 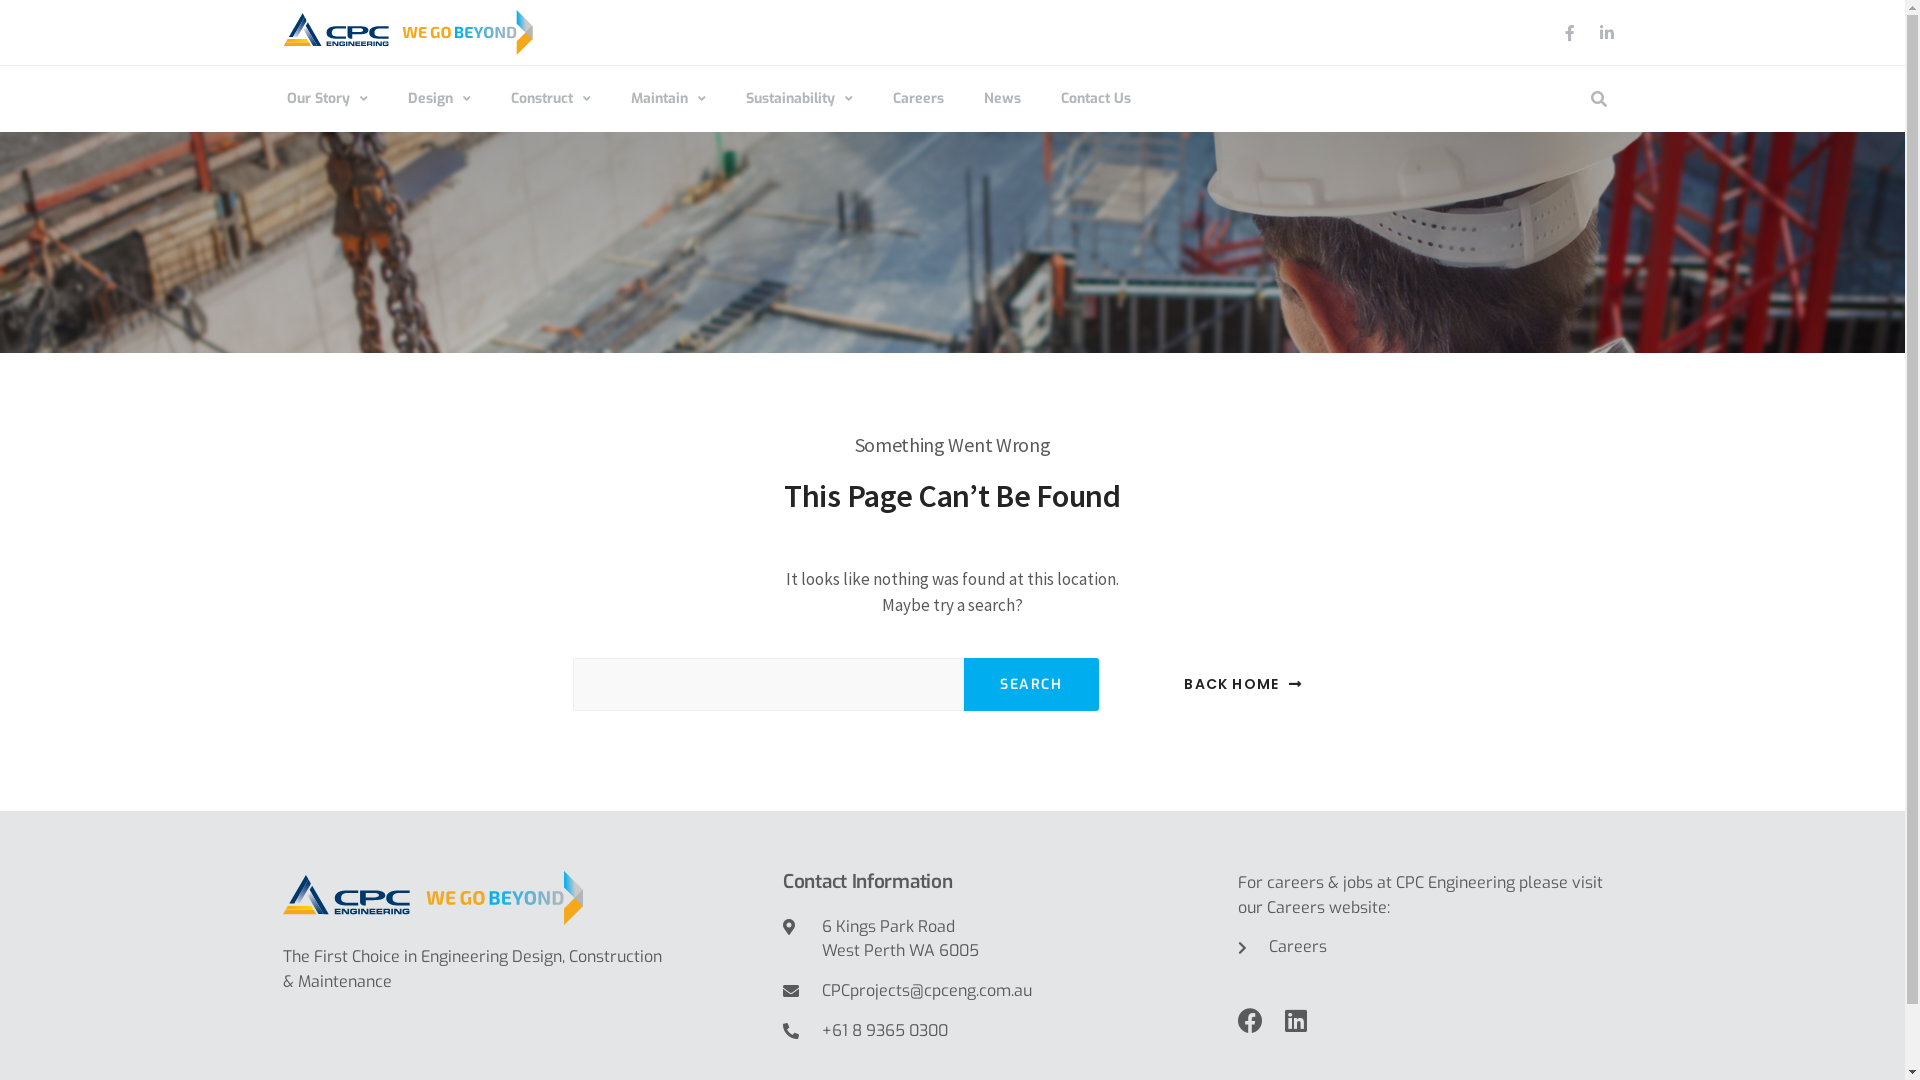 What do you see at coordinates (1242, 683) in the screenshot?
I see `'BACK HOME'` at bounding box center [1242, 683].